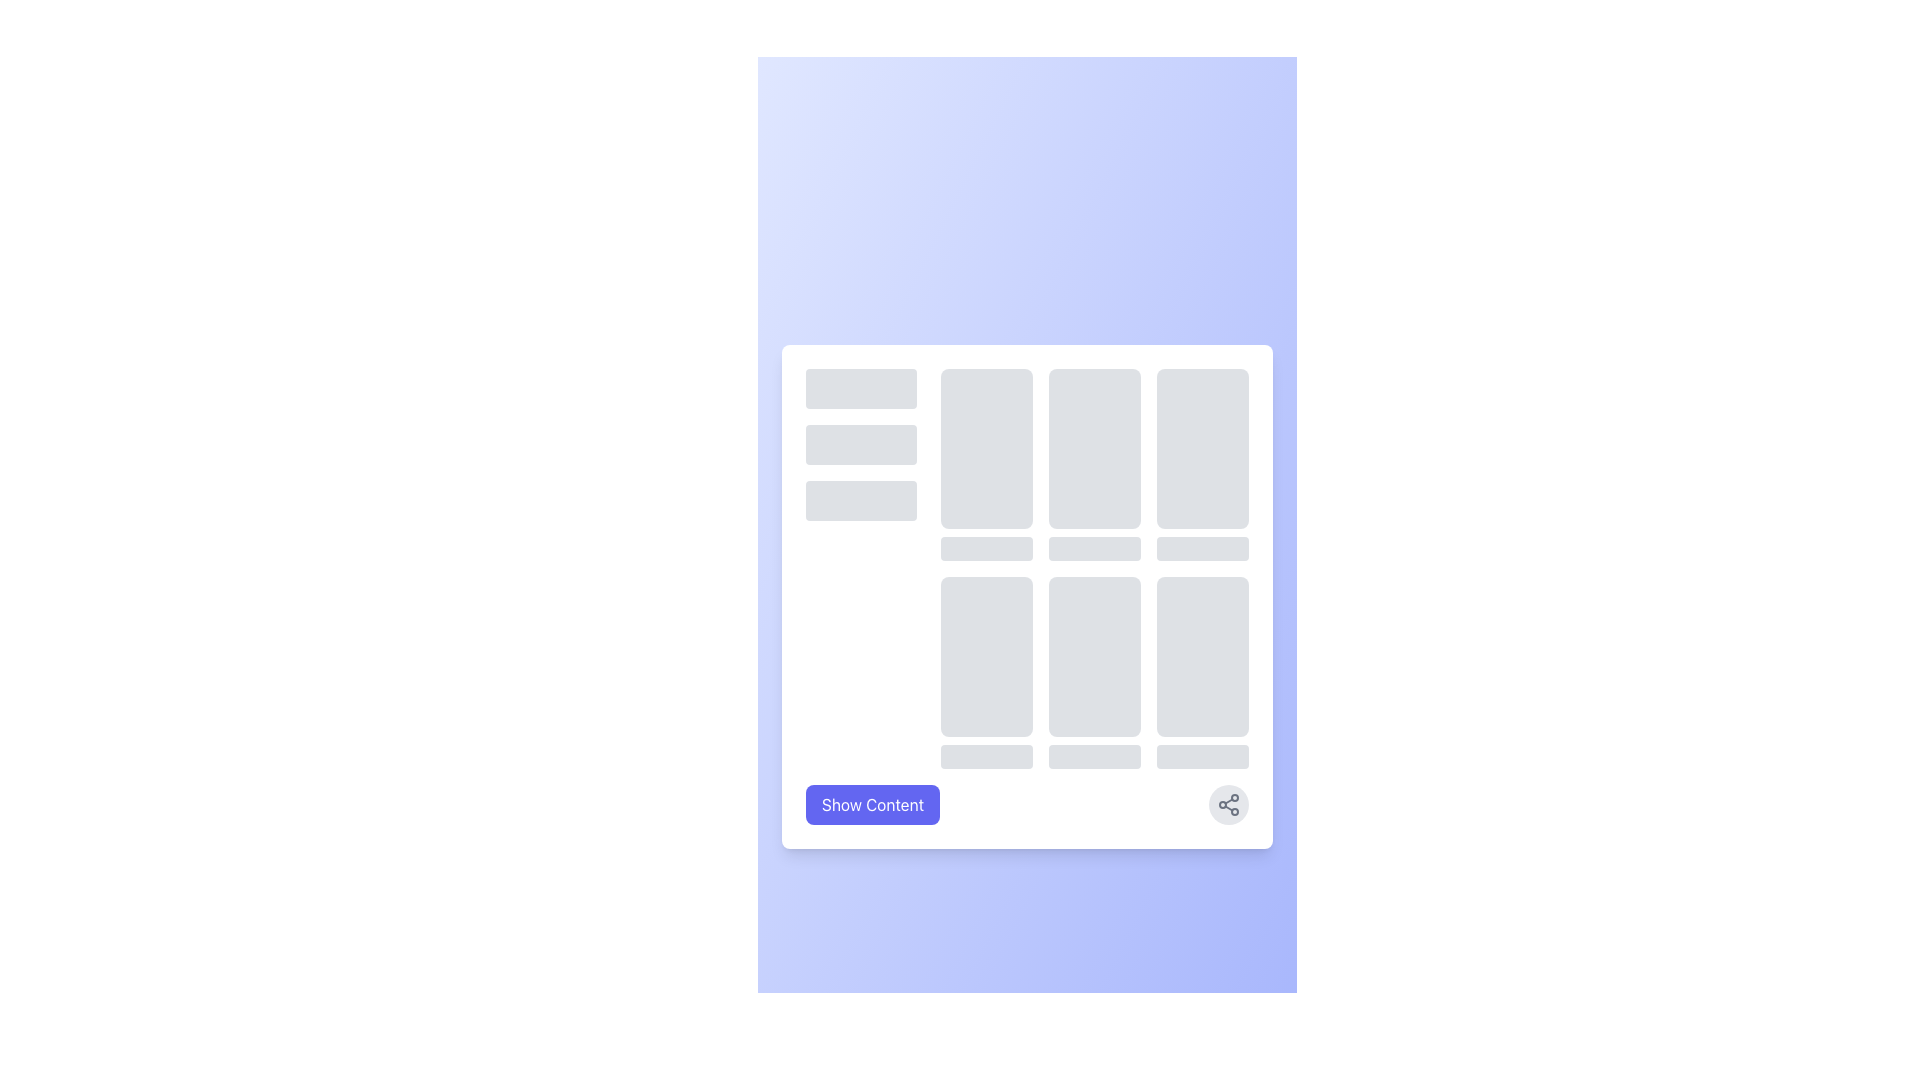  What do you see at coordinates (986, 672) in the screenshot?
I see `the fourth column item within the second row of the grid` at bounding box center [986, 672].